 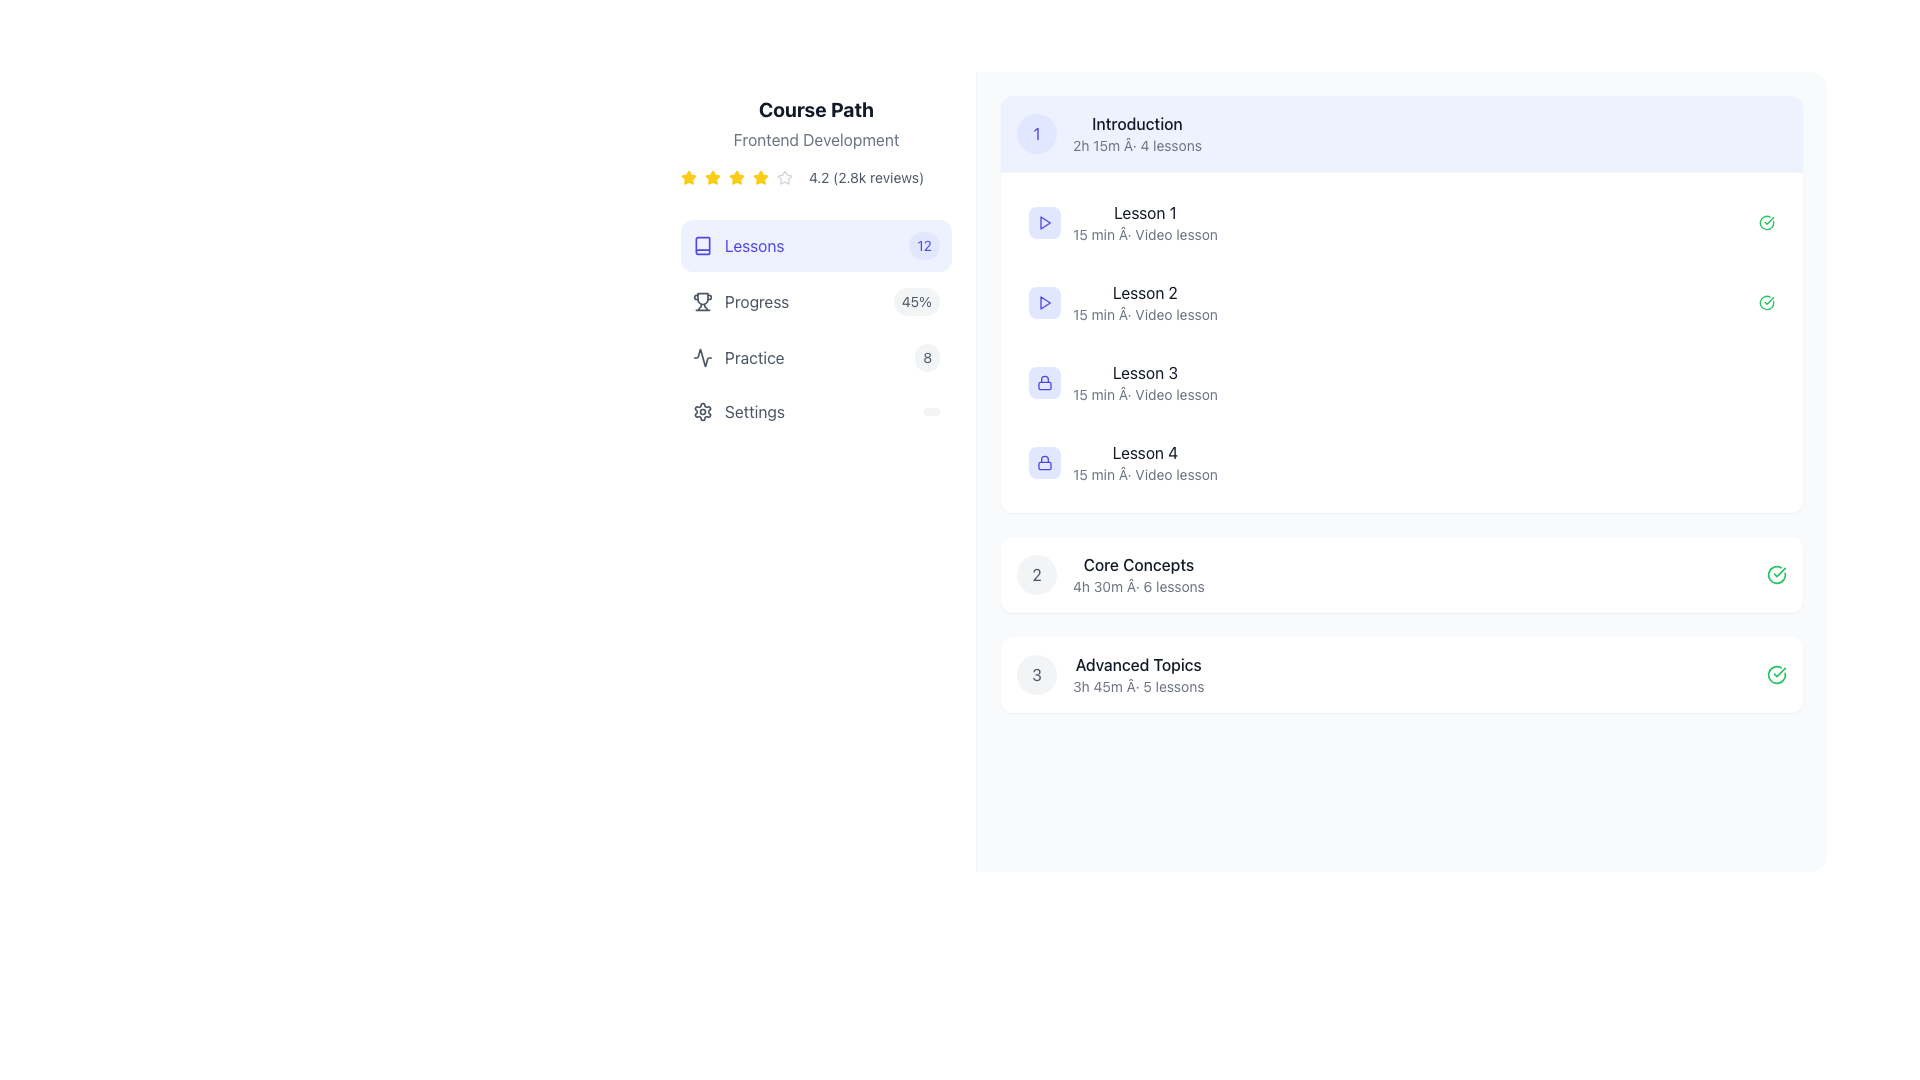 I want to click on the badge that indicates the first lesson, located at the top-left of the 'Introduction' section before the text 'Introduction', so click(x=1036, y=134).